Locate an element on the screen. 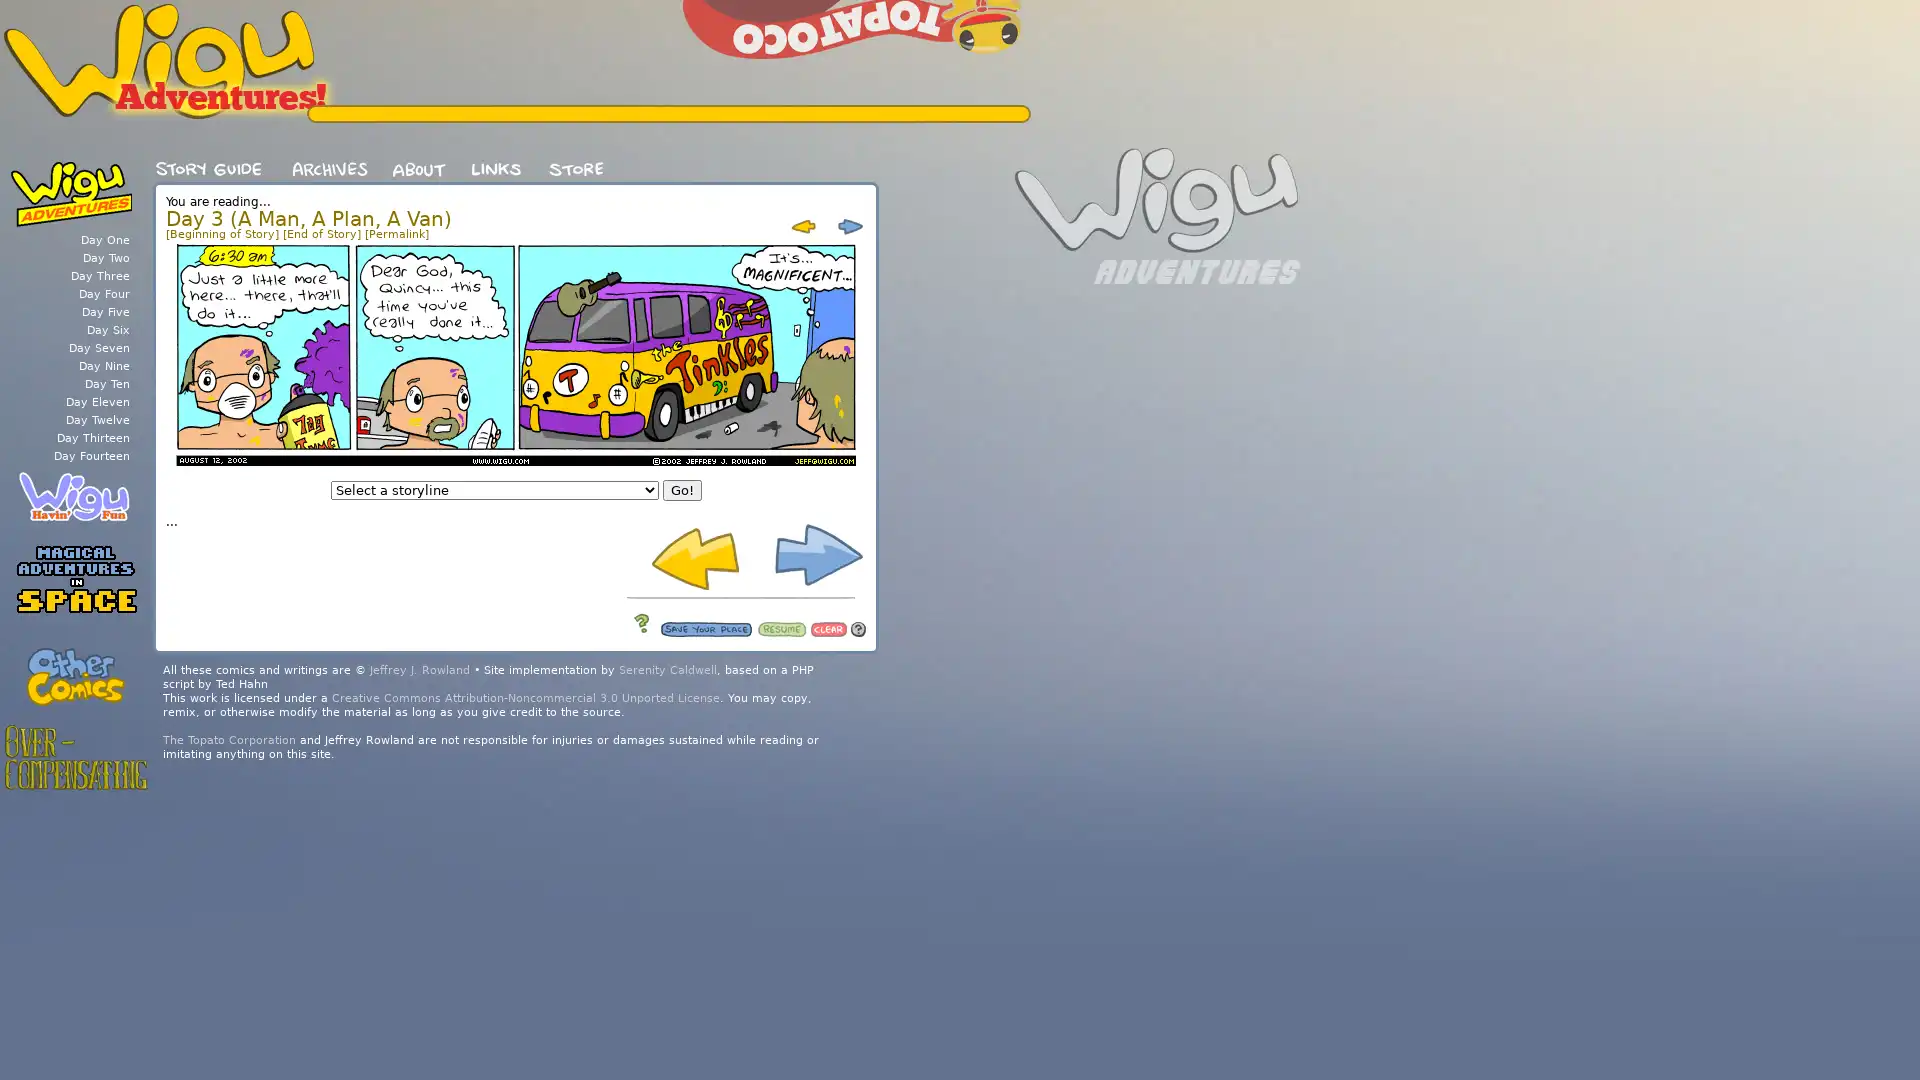 The height and width of the screenshot is (1080, 1920). Go! is located at coordinates (681, 490).